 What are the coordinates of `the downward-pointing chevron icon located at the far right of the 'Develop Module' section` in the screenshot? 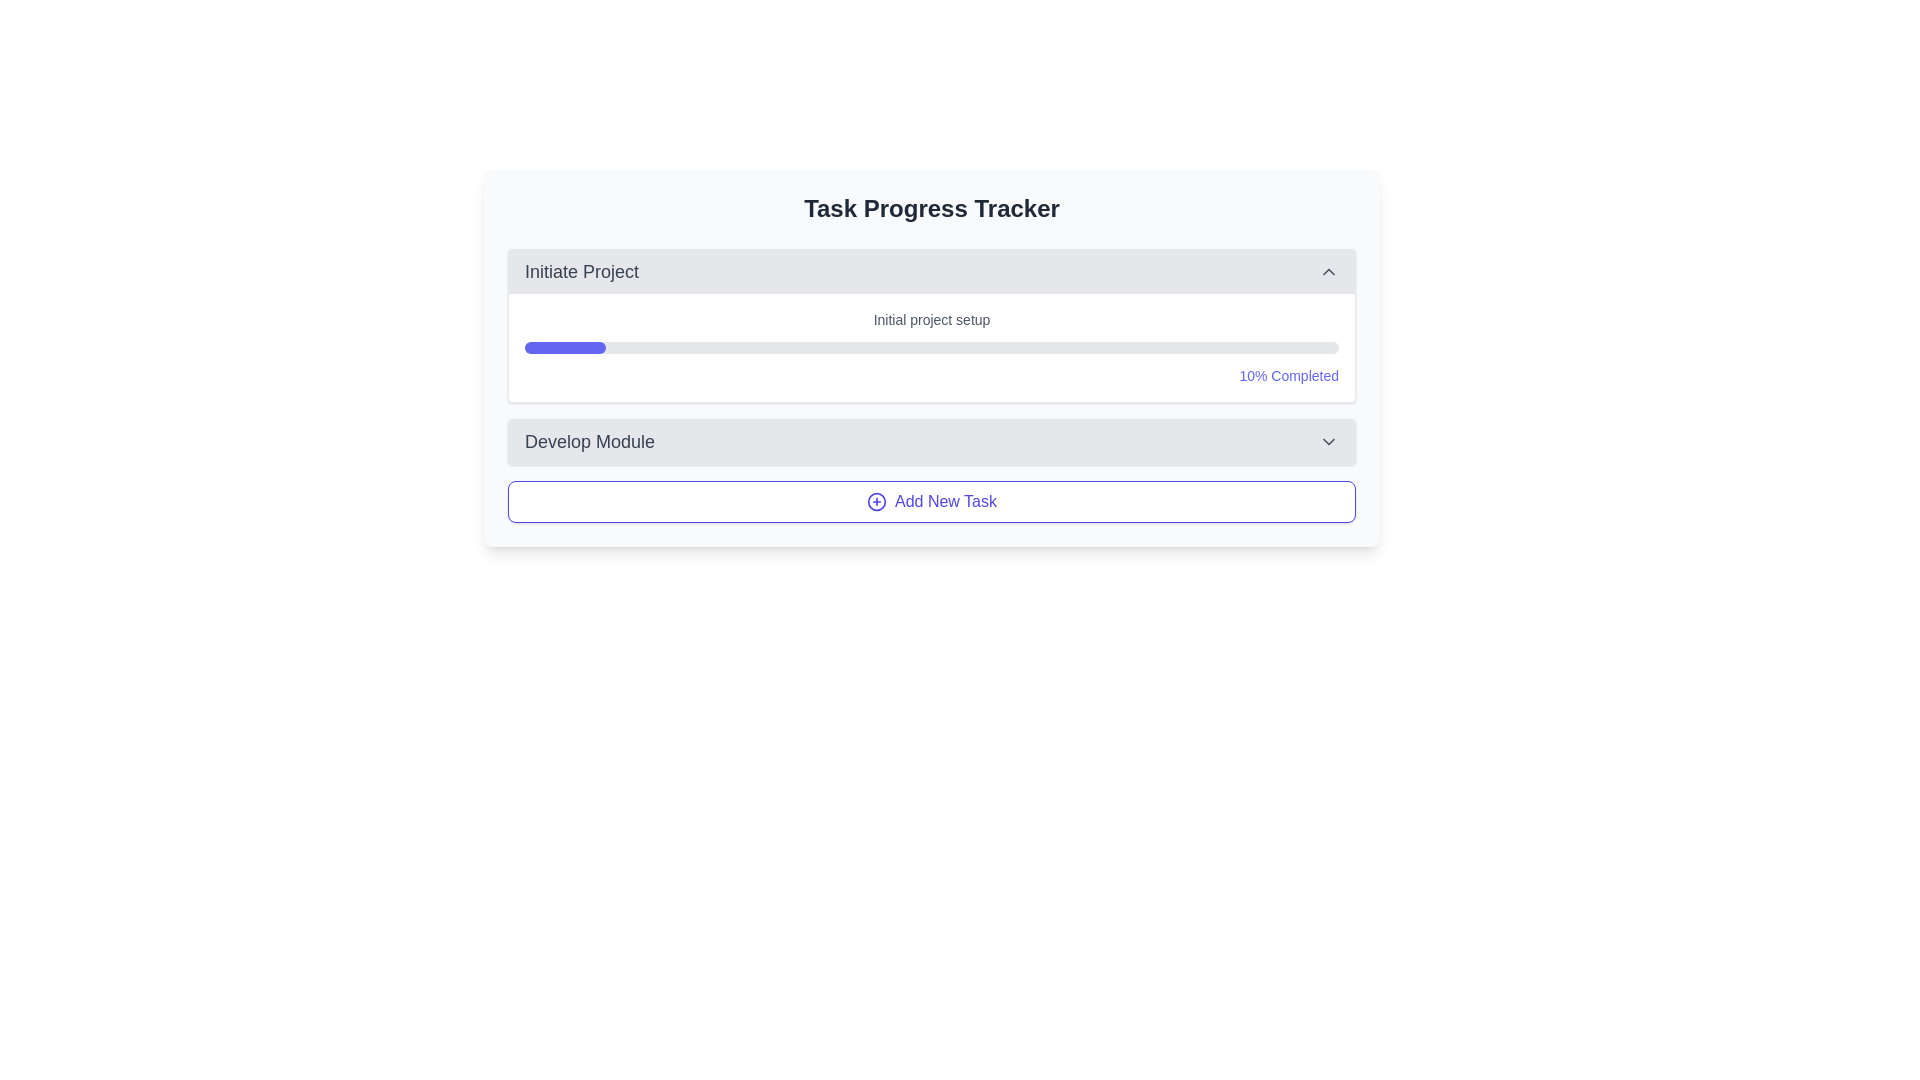 It's located at (1329, 441).